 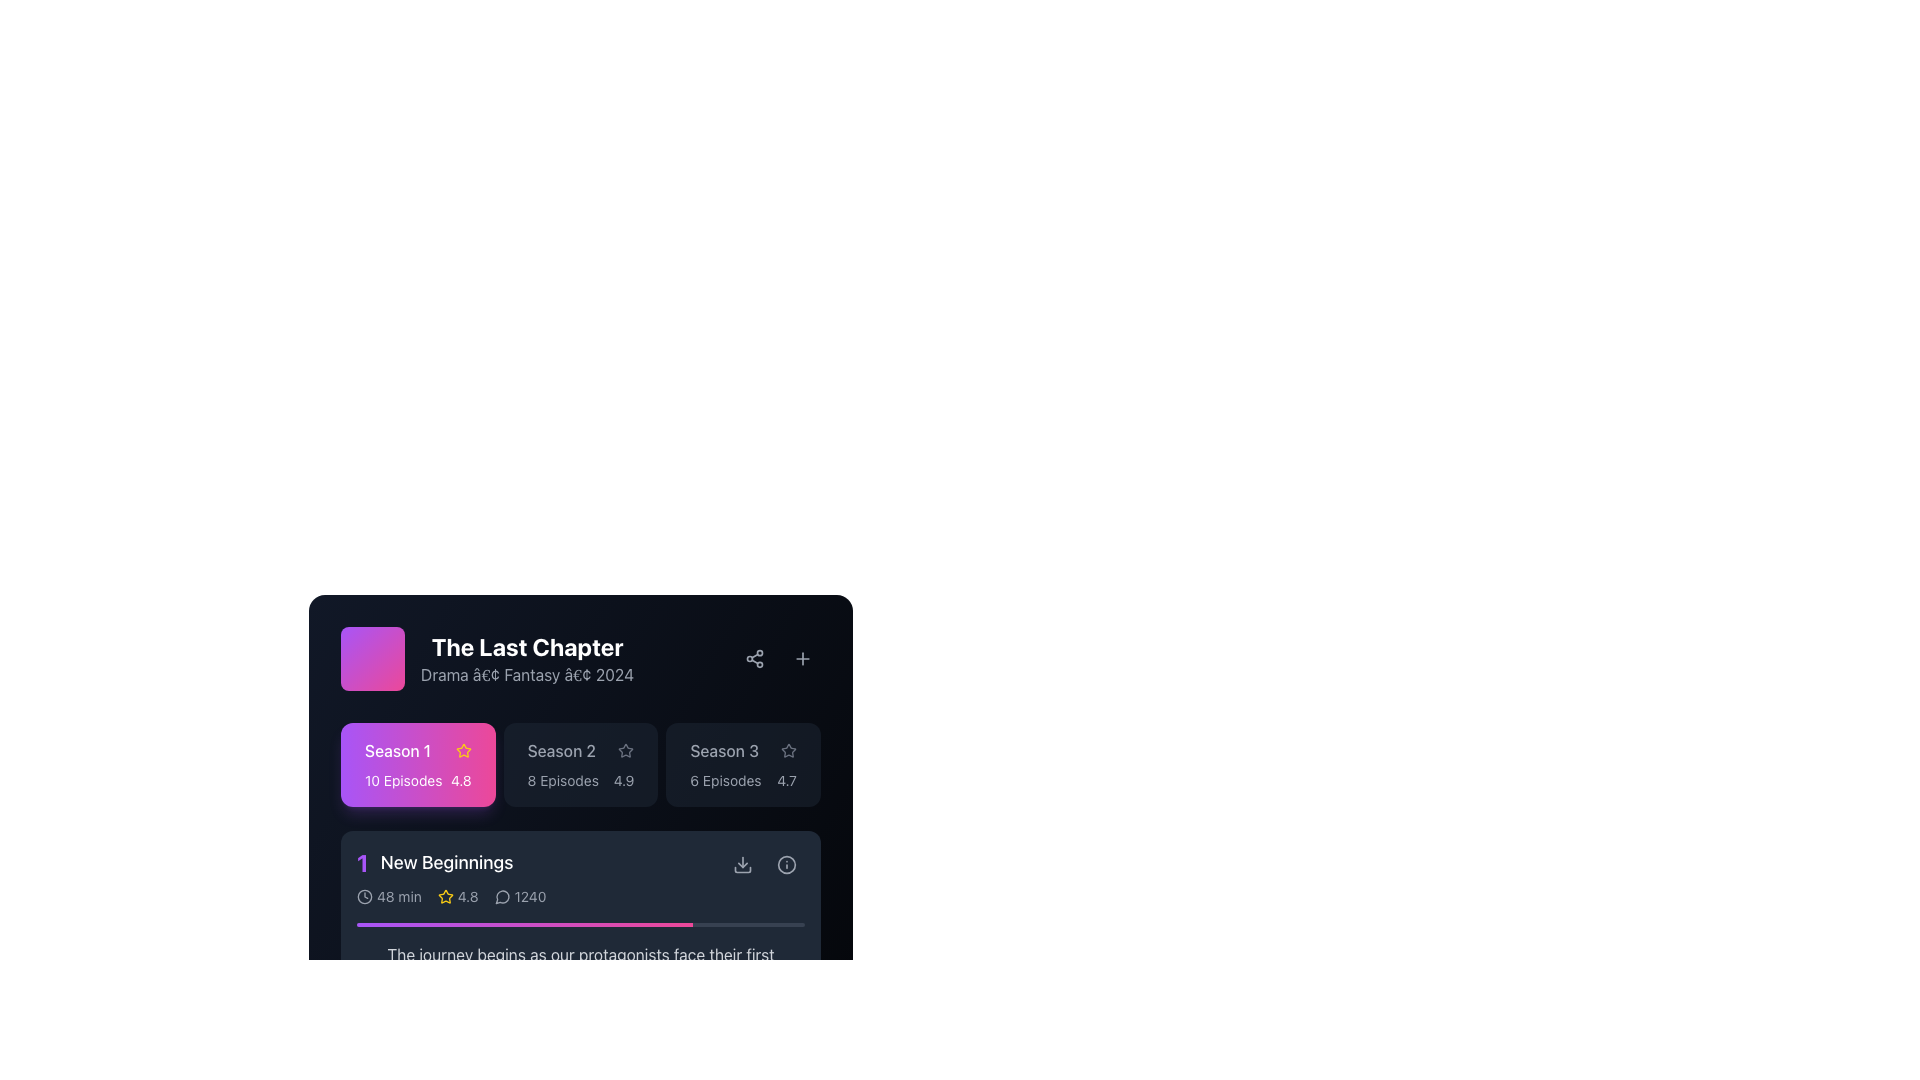 I want to click on the circular outline of the clock icon located in the bottom-left corner of the UI section, so click(x=364, y=896).